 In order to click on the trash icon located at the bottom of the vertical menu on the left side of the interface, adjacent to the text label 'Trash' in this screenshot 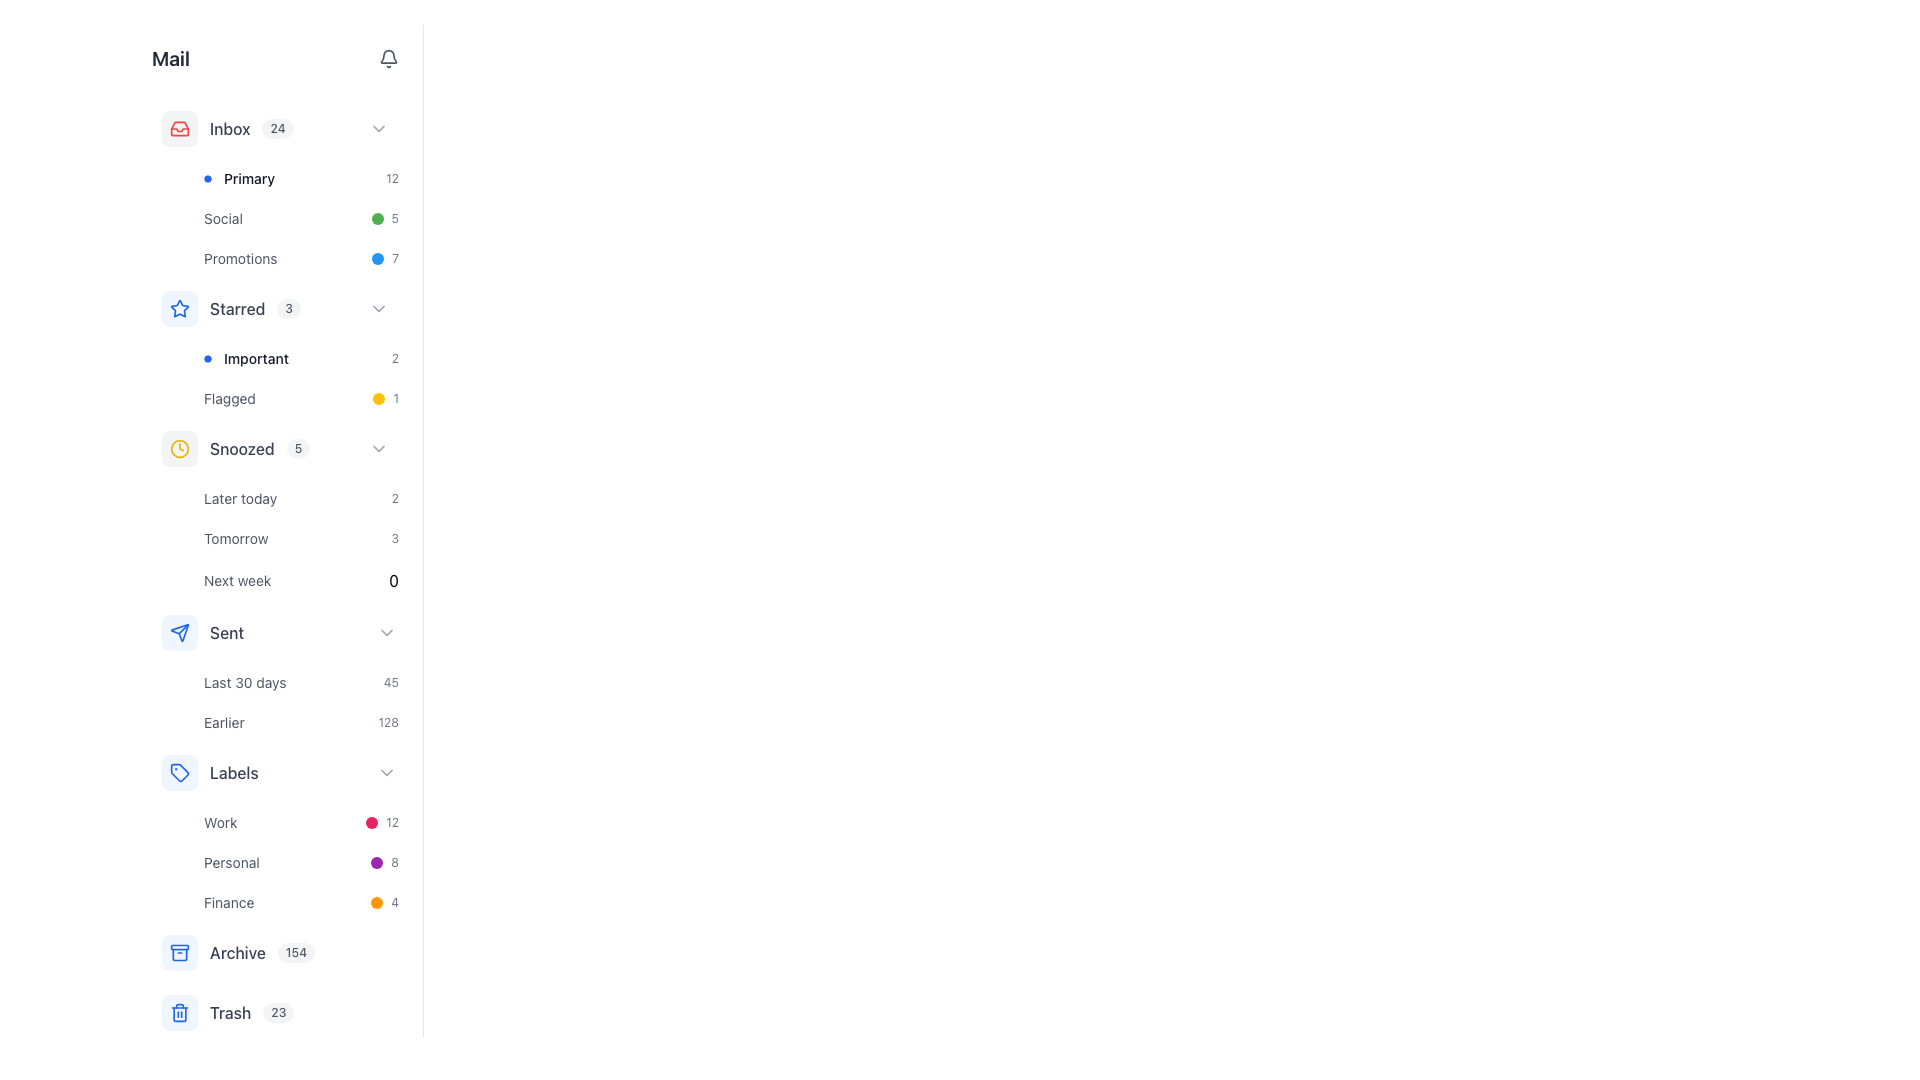, I will do `click(180, 1013)`.